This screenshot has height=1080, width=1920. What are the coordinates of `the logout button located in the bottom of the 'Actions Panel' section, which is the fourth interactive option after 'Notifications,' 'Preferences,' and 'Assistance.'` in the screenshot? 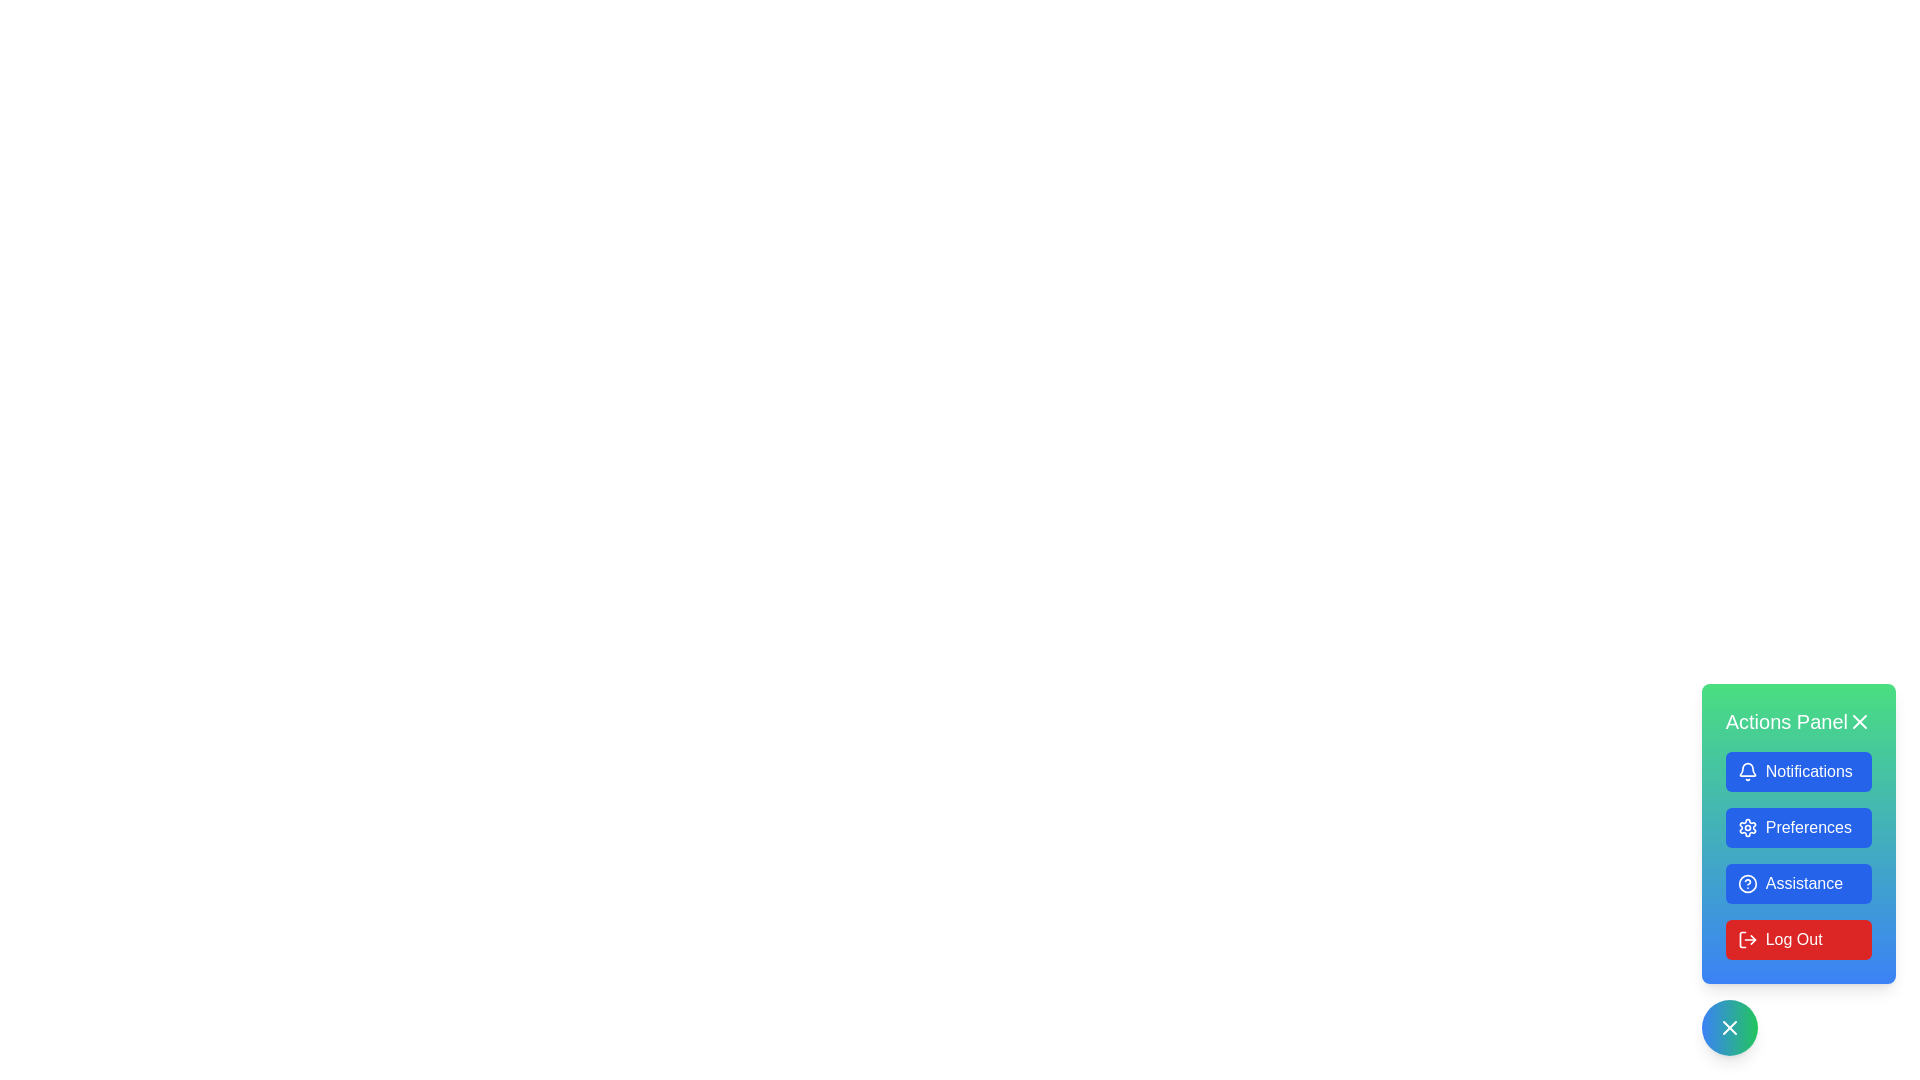 It's located at (1798, 940).